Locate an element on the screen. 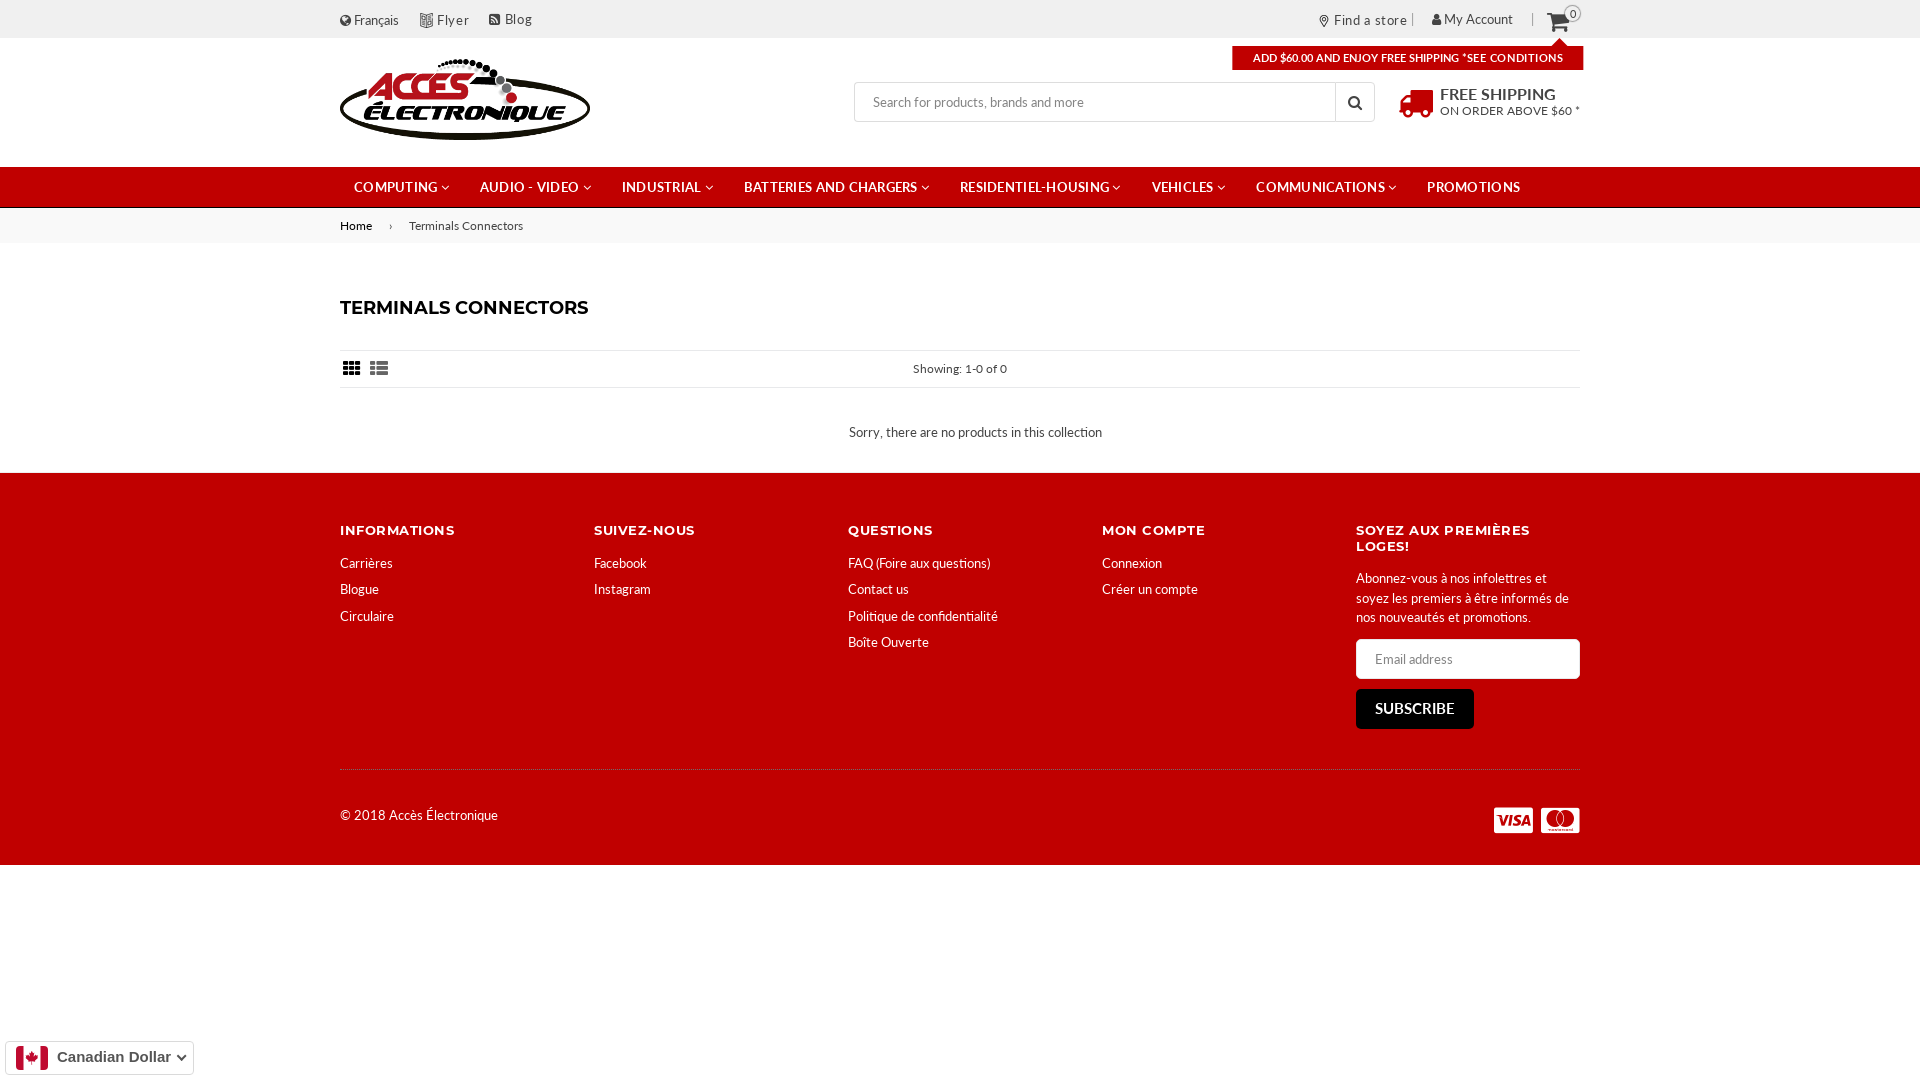  'COMMUNICATIONS' is located at coordinates (1241, 186).